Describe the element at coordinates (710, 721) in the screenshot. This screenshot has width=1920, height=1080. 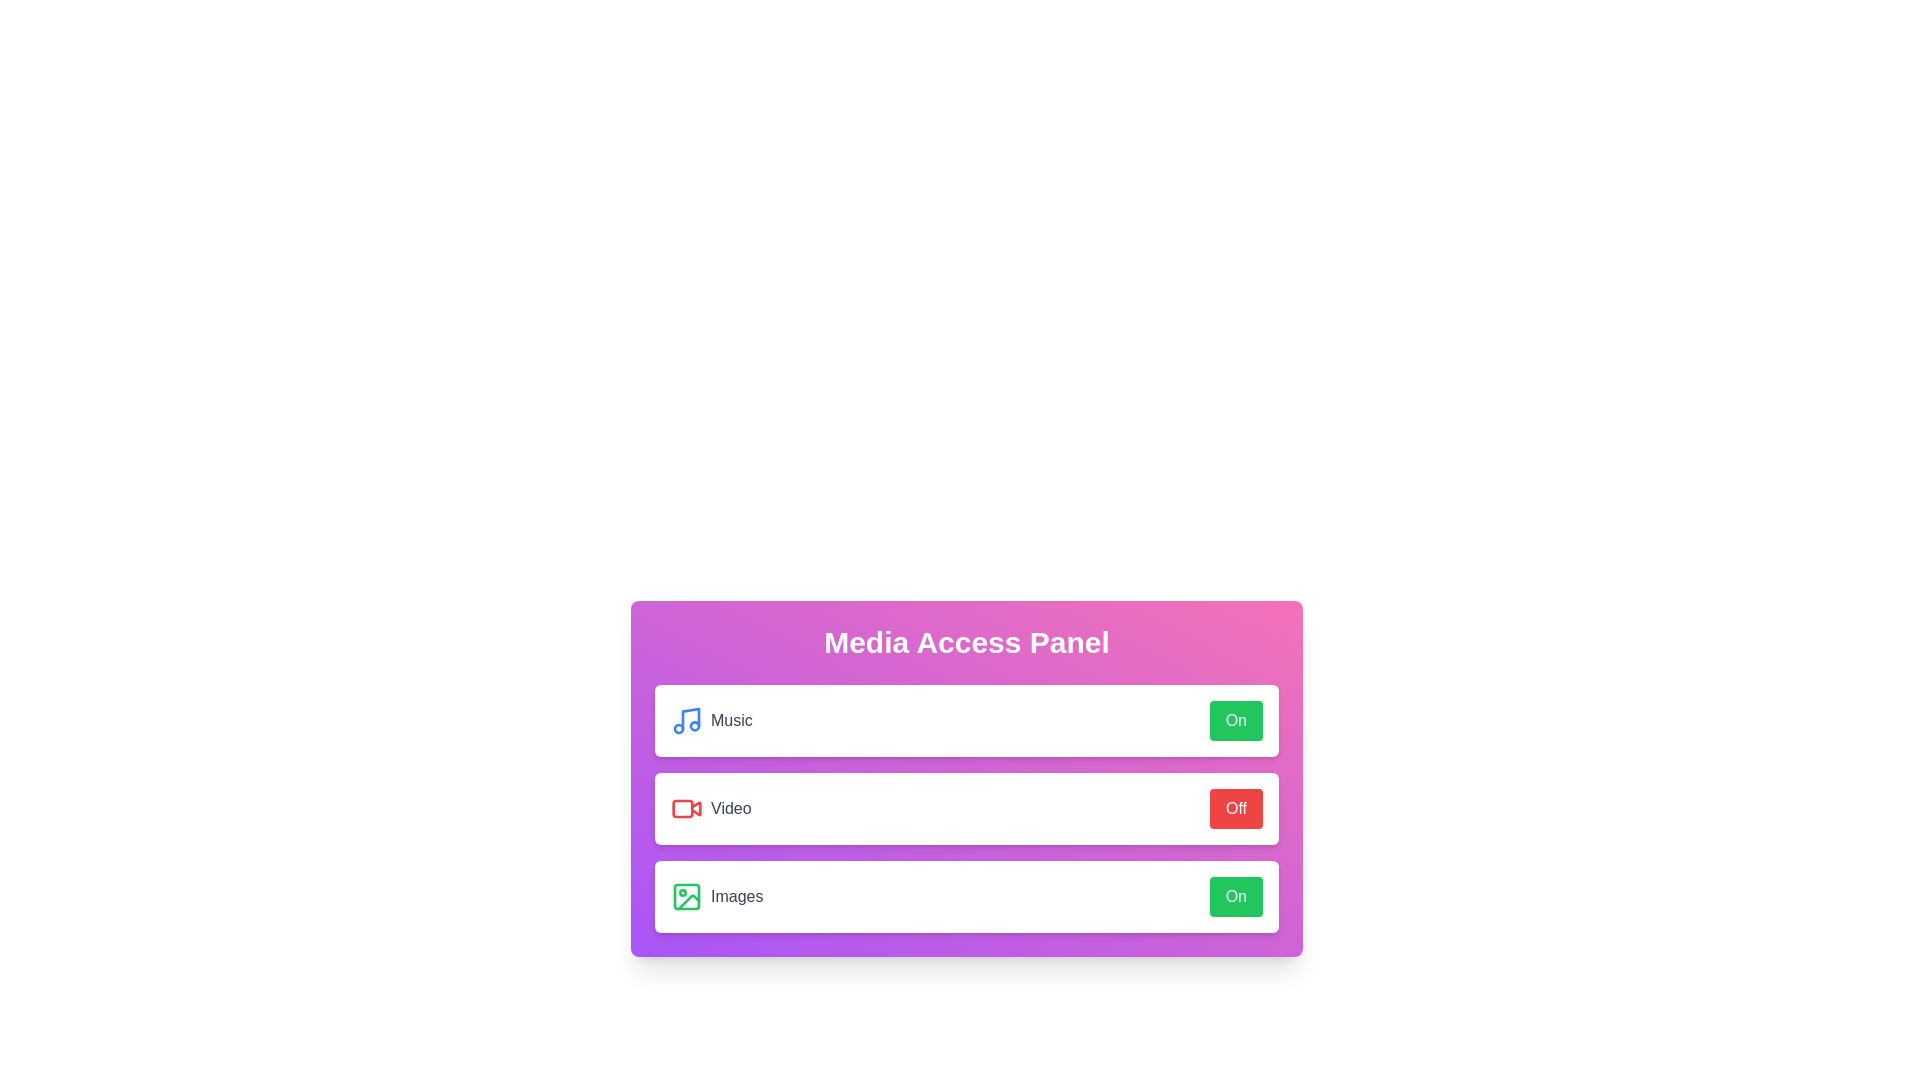
I see `the media type text Music for inspection` at that location.